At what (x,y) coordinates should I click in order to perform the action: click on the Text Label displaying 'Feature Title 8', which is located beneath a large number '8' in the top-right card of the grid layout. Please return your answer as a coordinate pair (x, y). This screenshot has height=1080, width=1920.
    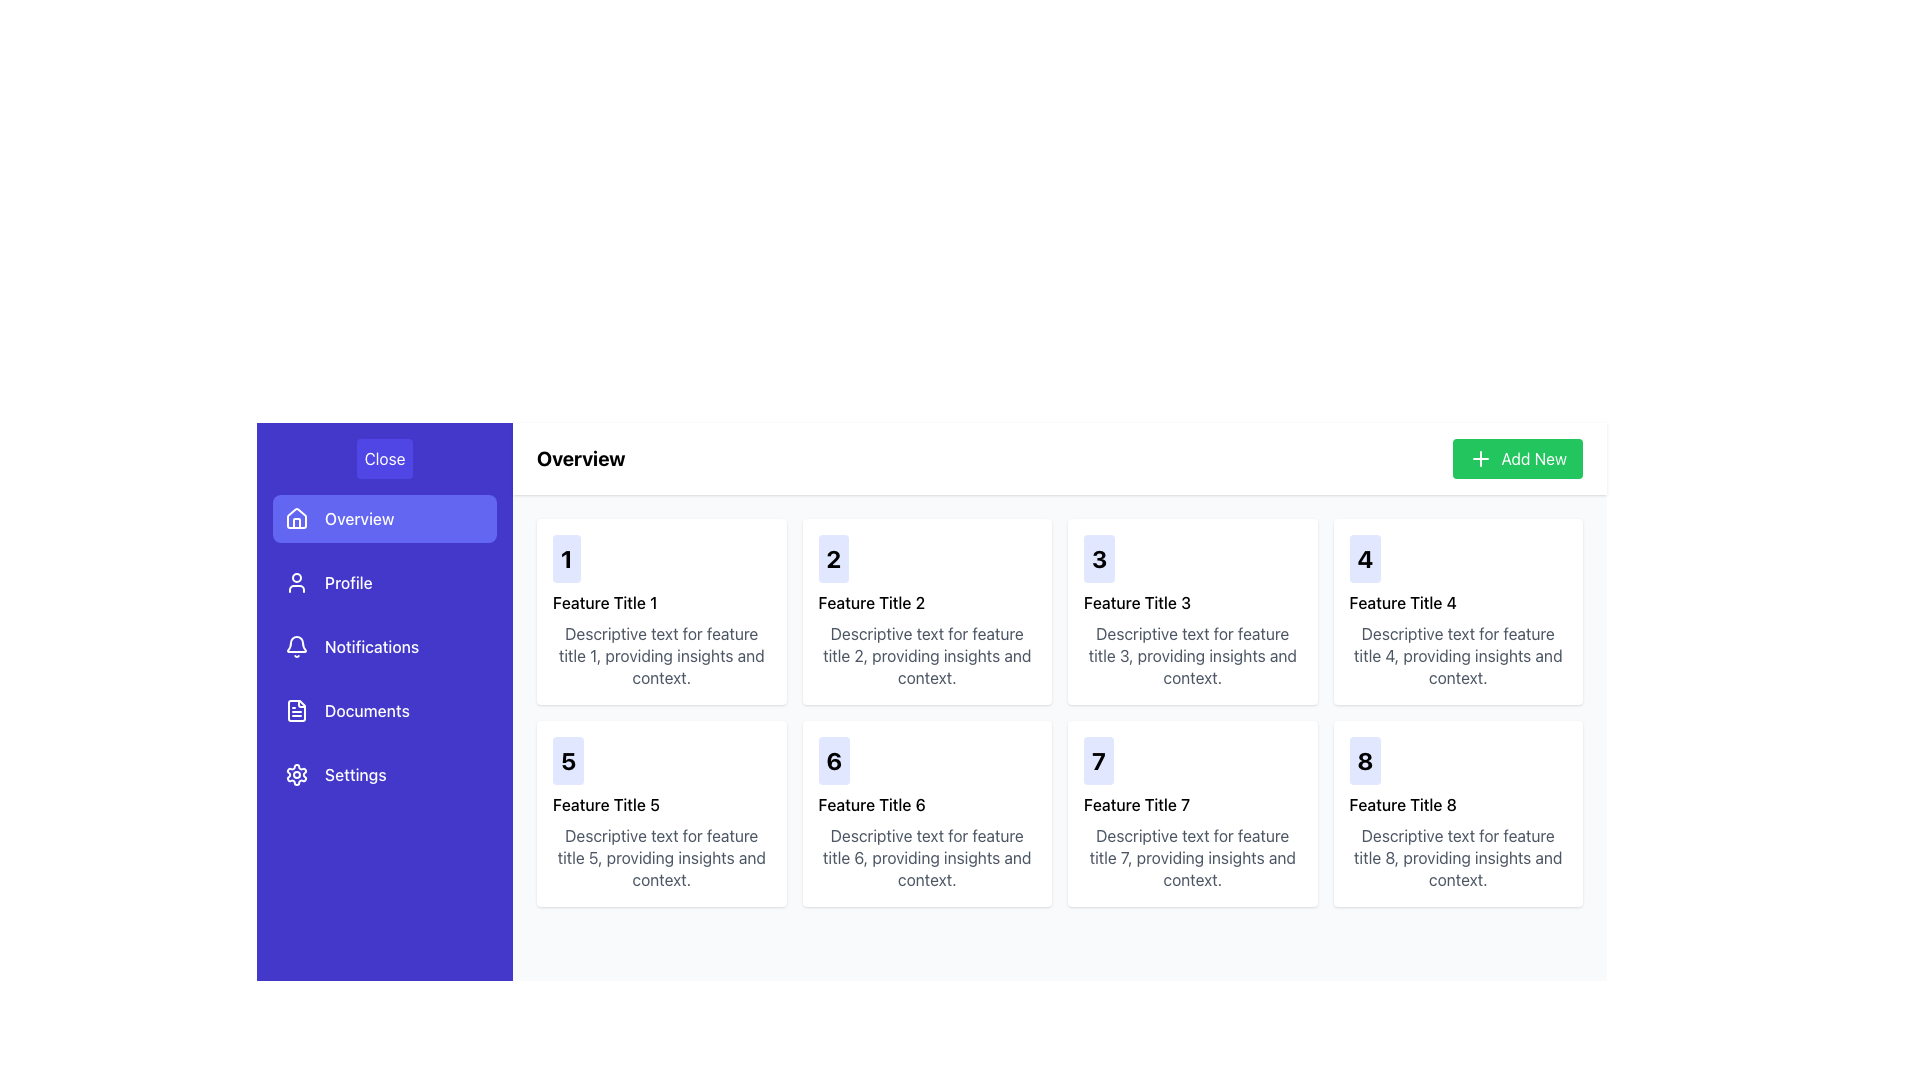
    Looking at the image, I should click on (1402, 804).